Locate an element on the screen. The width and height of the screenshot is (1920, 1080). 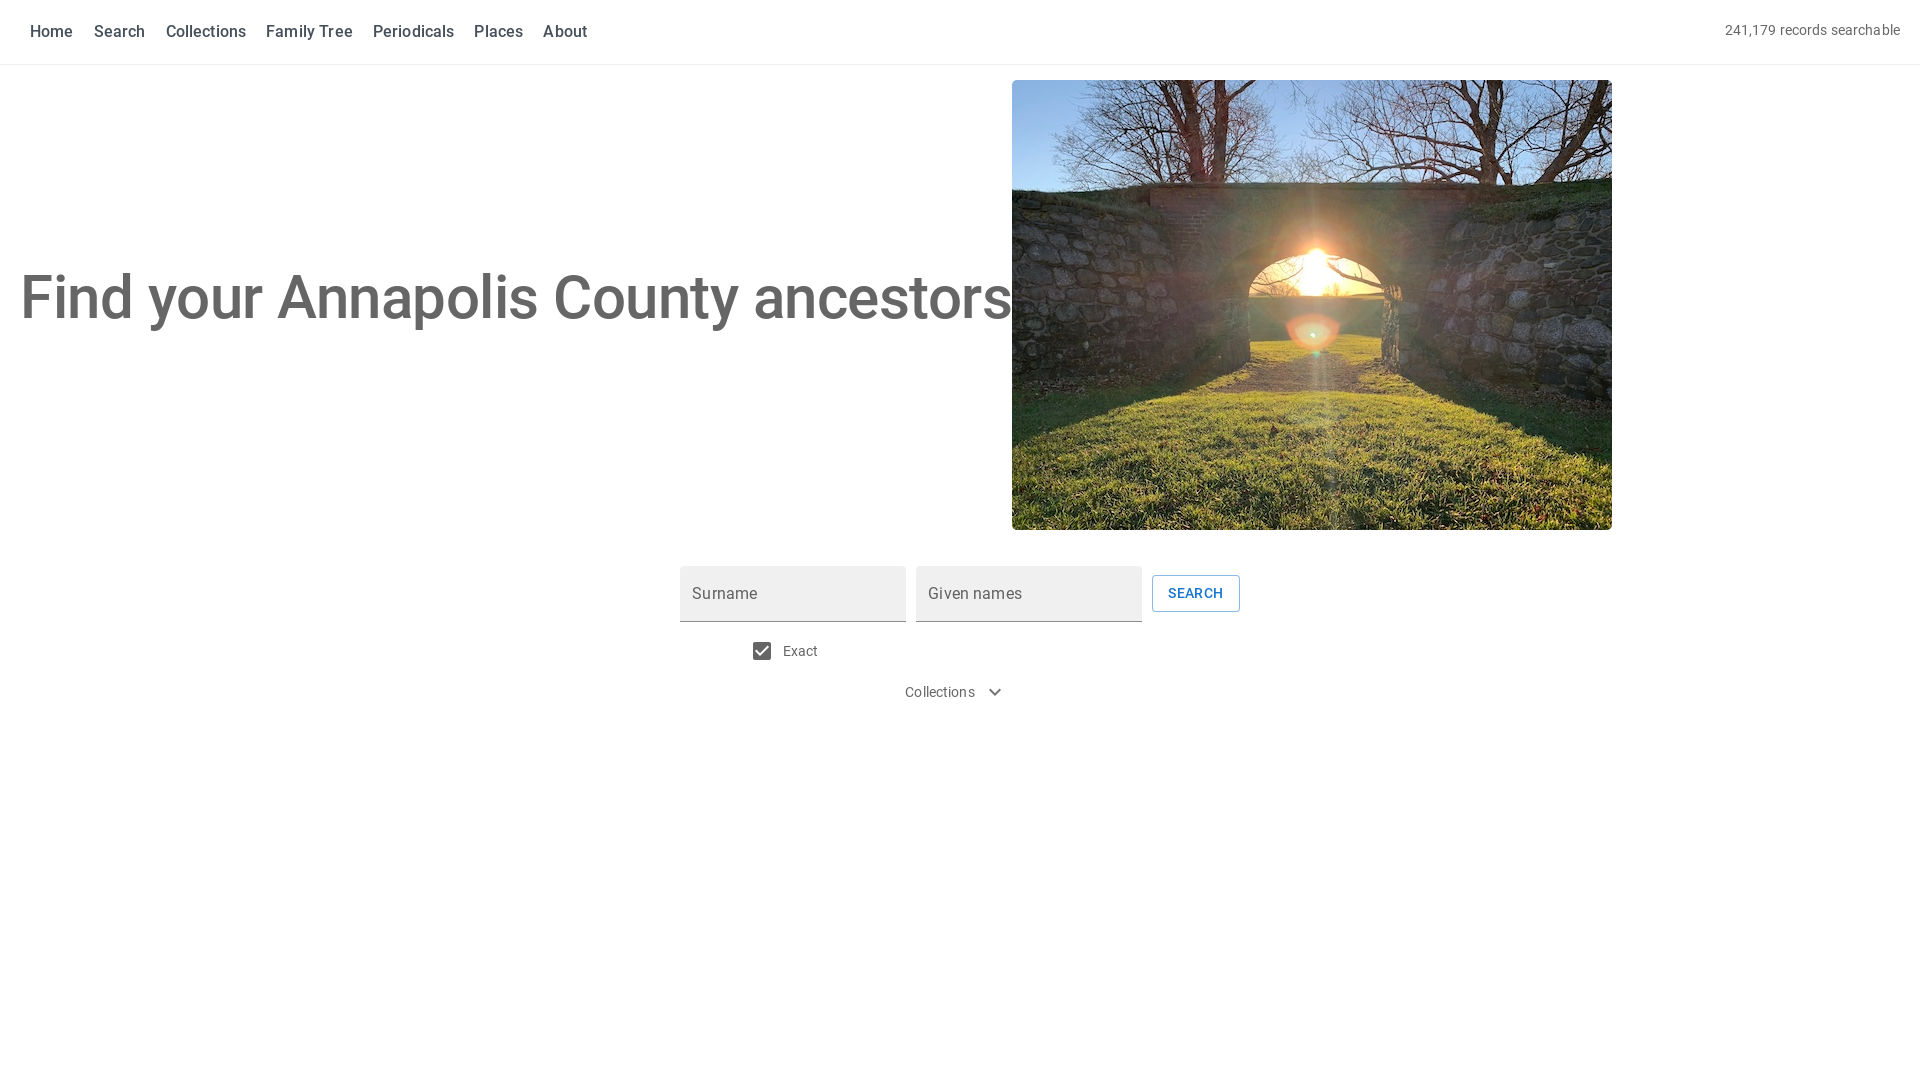
'SEARCH' is located at coordinates (1152, 592).